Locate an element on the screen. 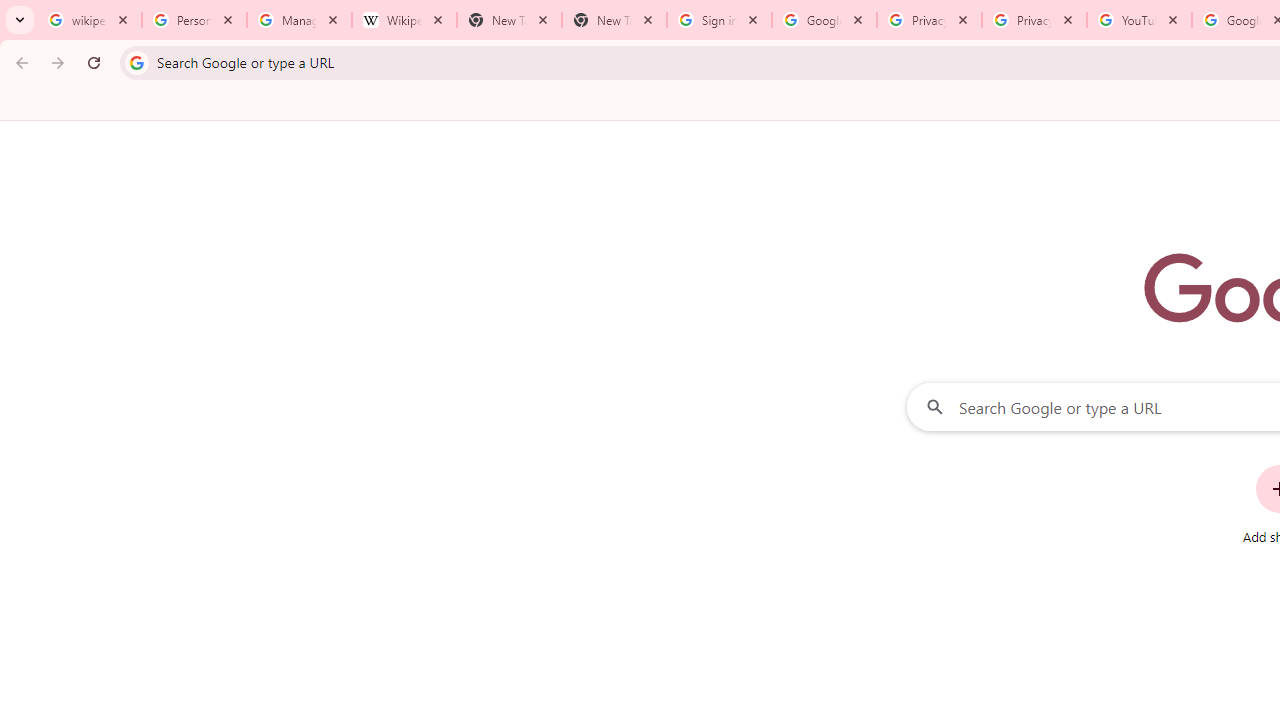  'Google Drive: Sign-in' is located at coordinates (824, 20).